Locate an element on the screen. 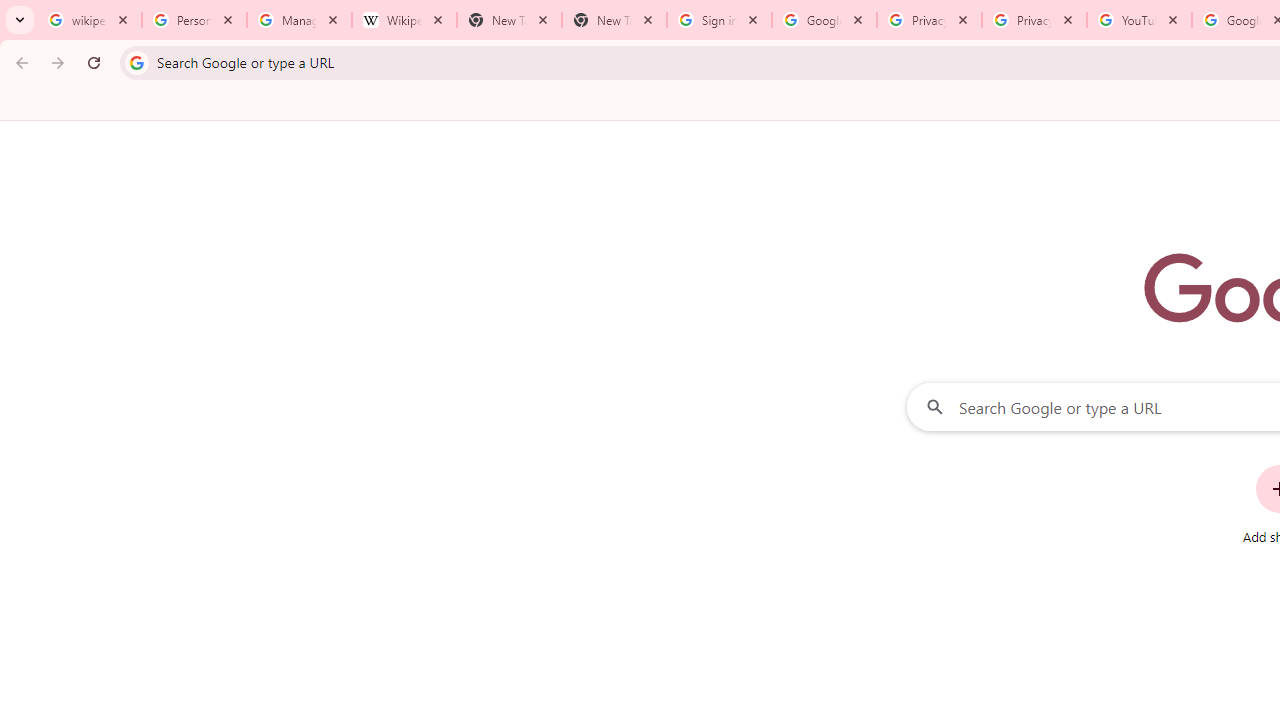  'Google Drive: Sign-in' is located at coordinates (824, 20).